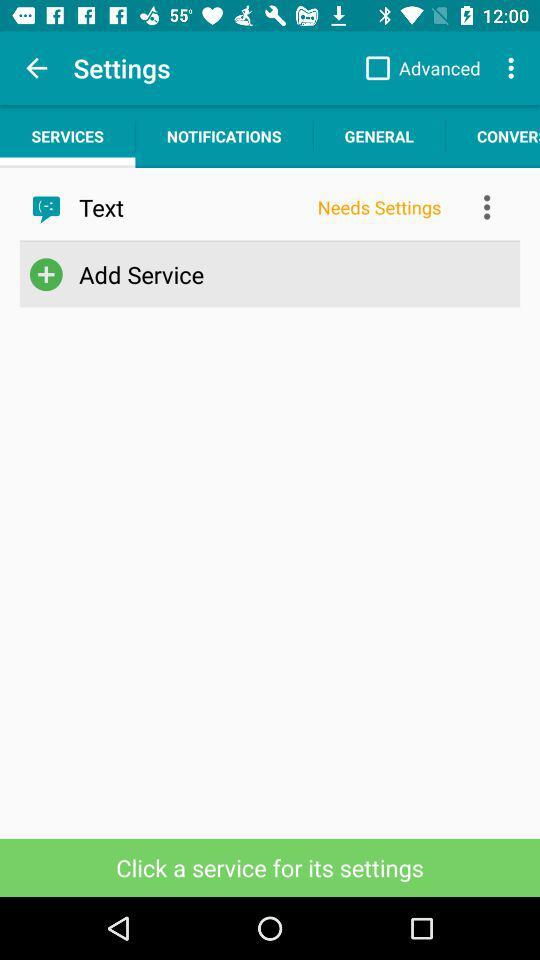 The image size is (540, 960). I want to click on the item to the left of the needs settings item, so click(191, 207).